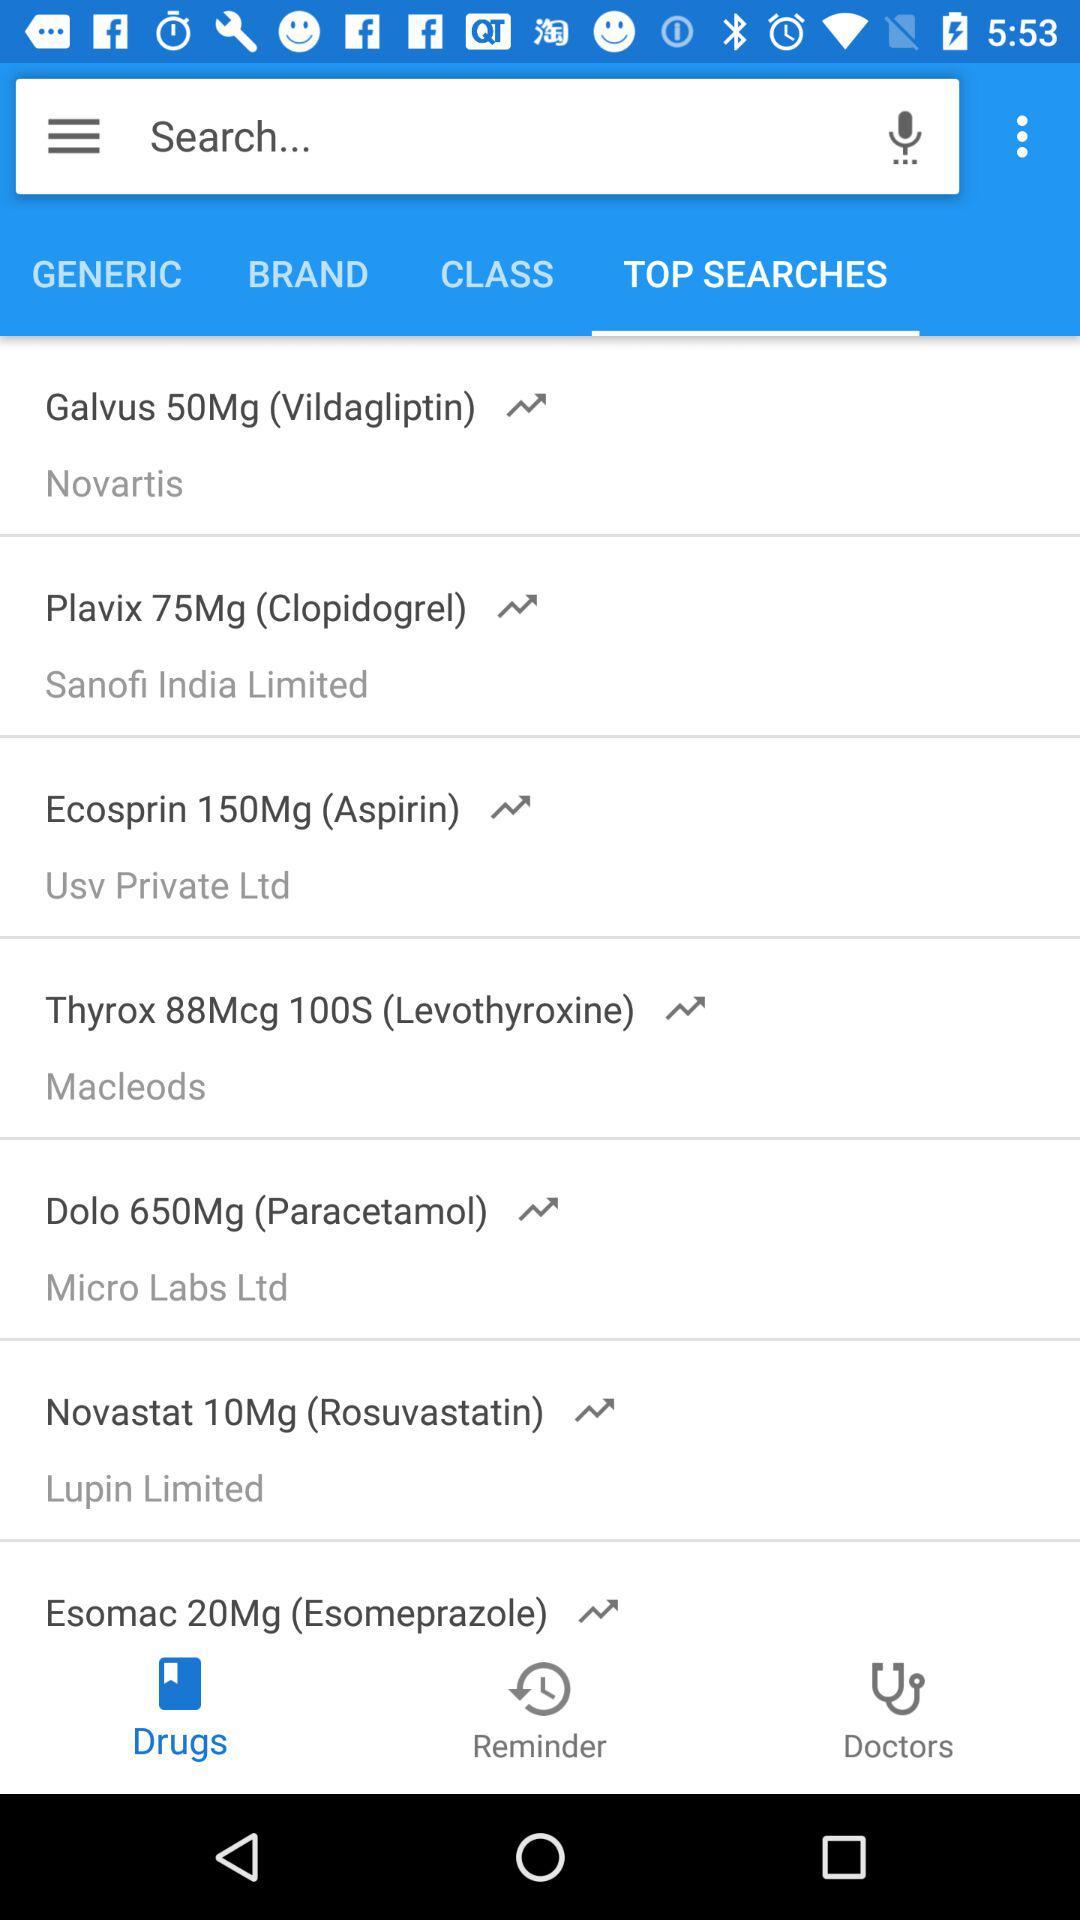  What do you see at coordinates (72, 135) in the screenshot?
I see `the item next to search...` at bounding box center [72, 135].